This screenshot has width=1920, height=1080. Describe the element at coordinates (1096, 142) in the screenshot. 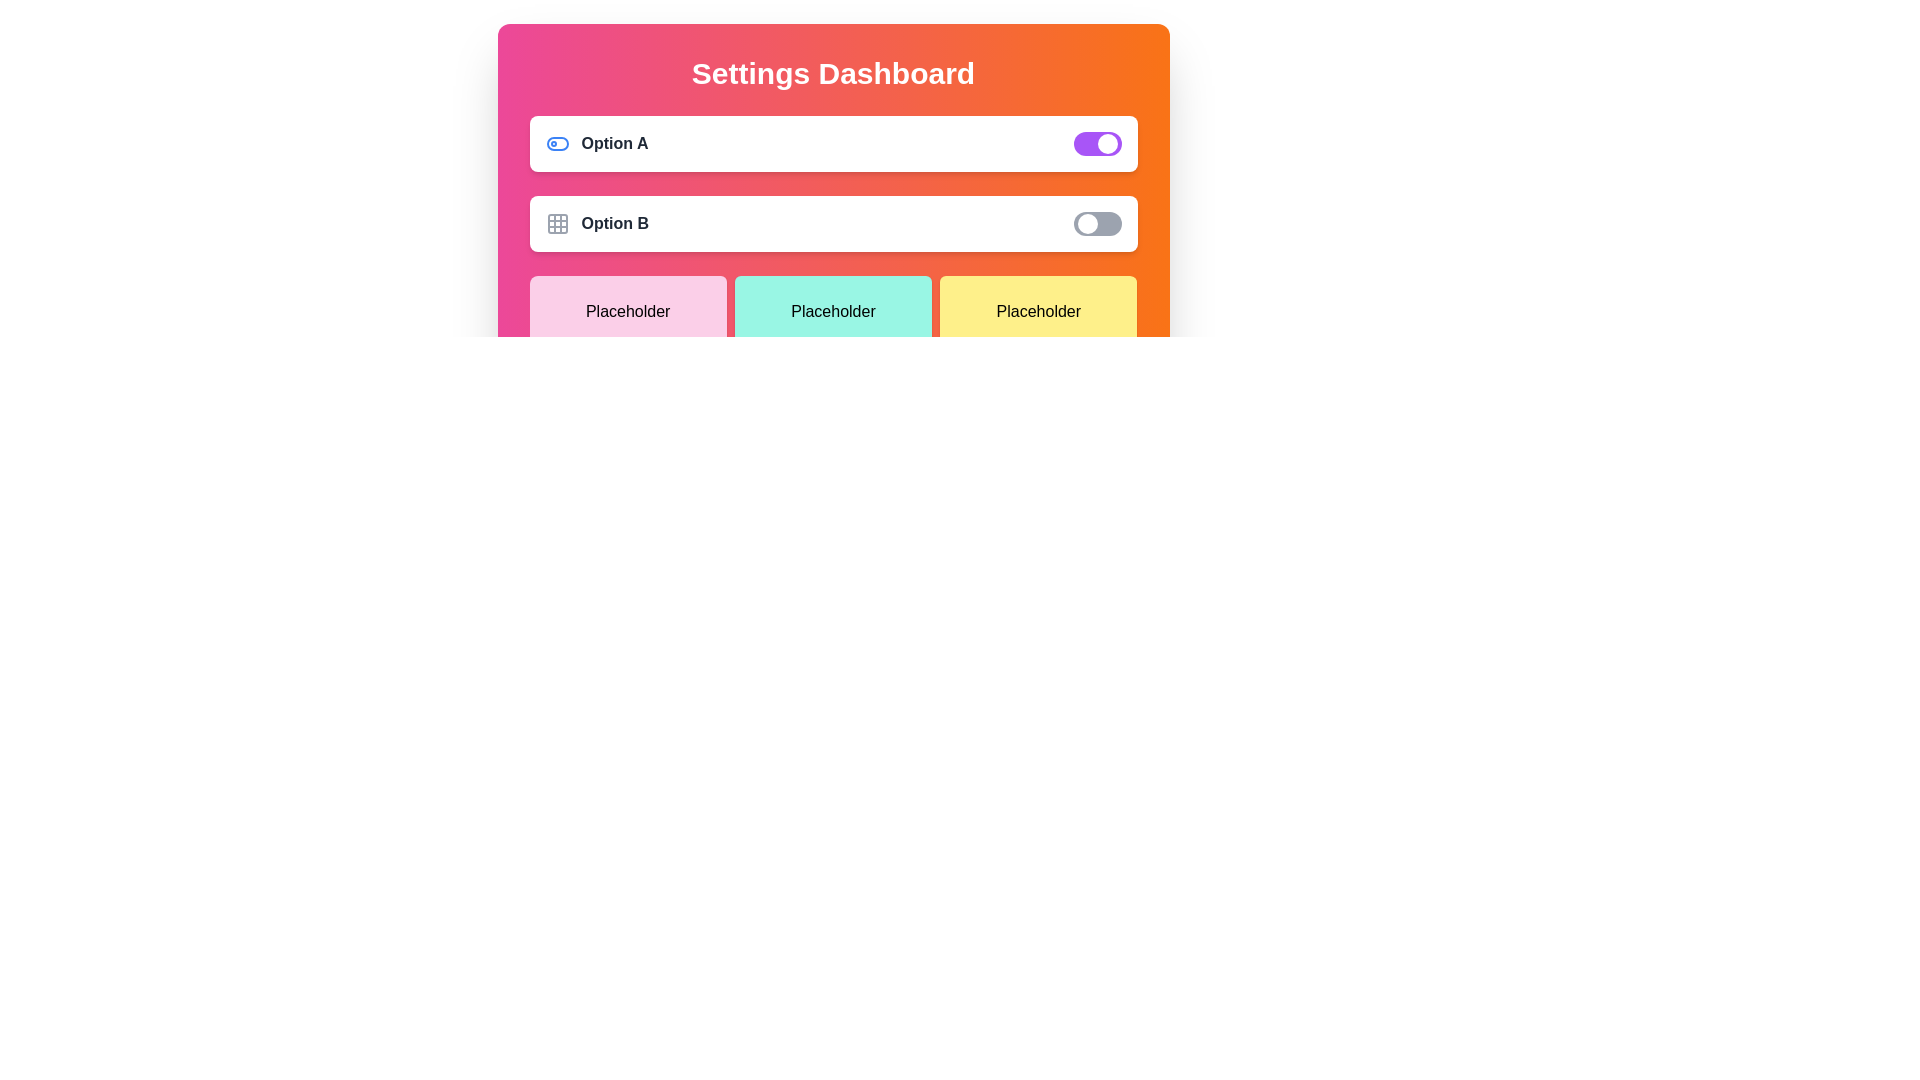

I see `the toggle switch located at the top right corner of the 'Option A' panel to switch its state` at that location.